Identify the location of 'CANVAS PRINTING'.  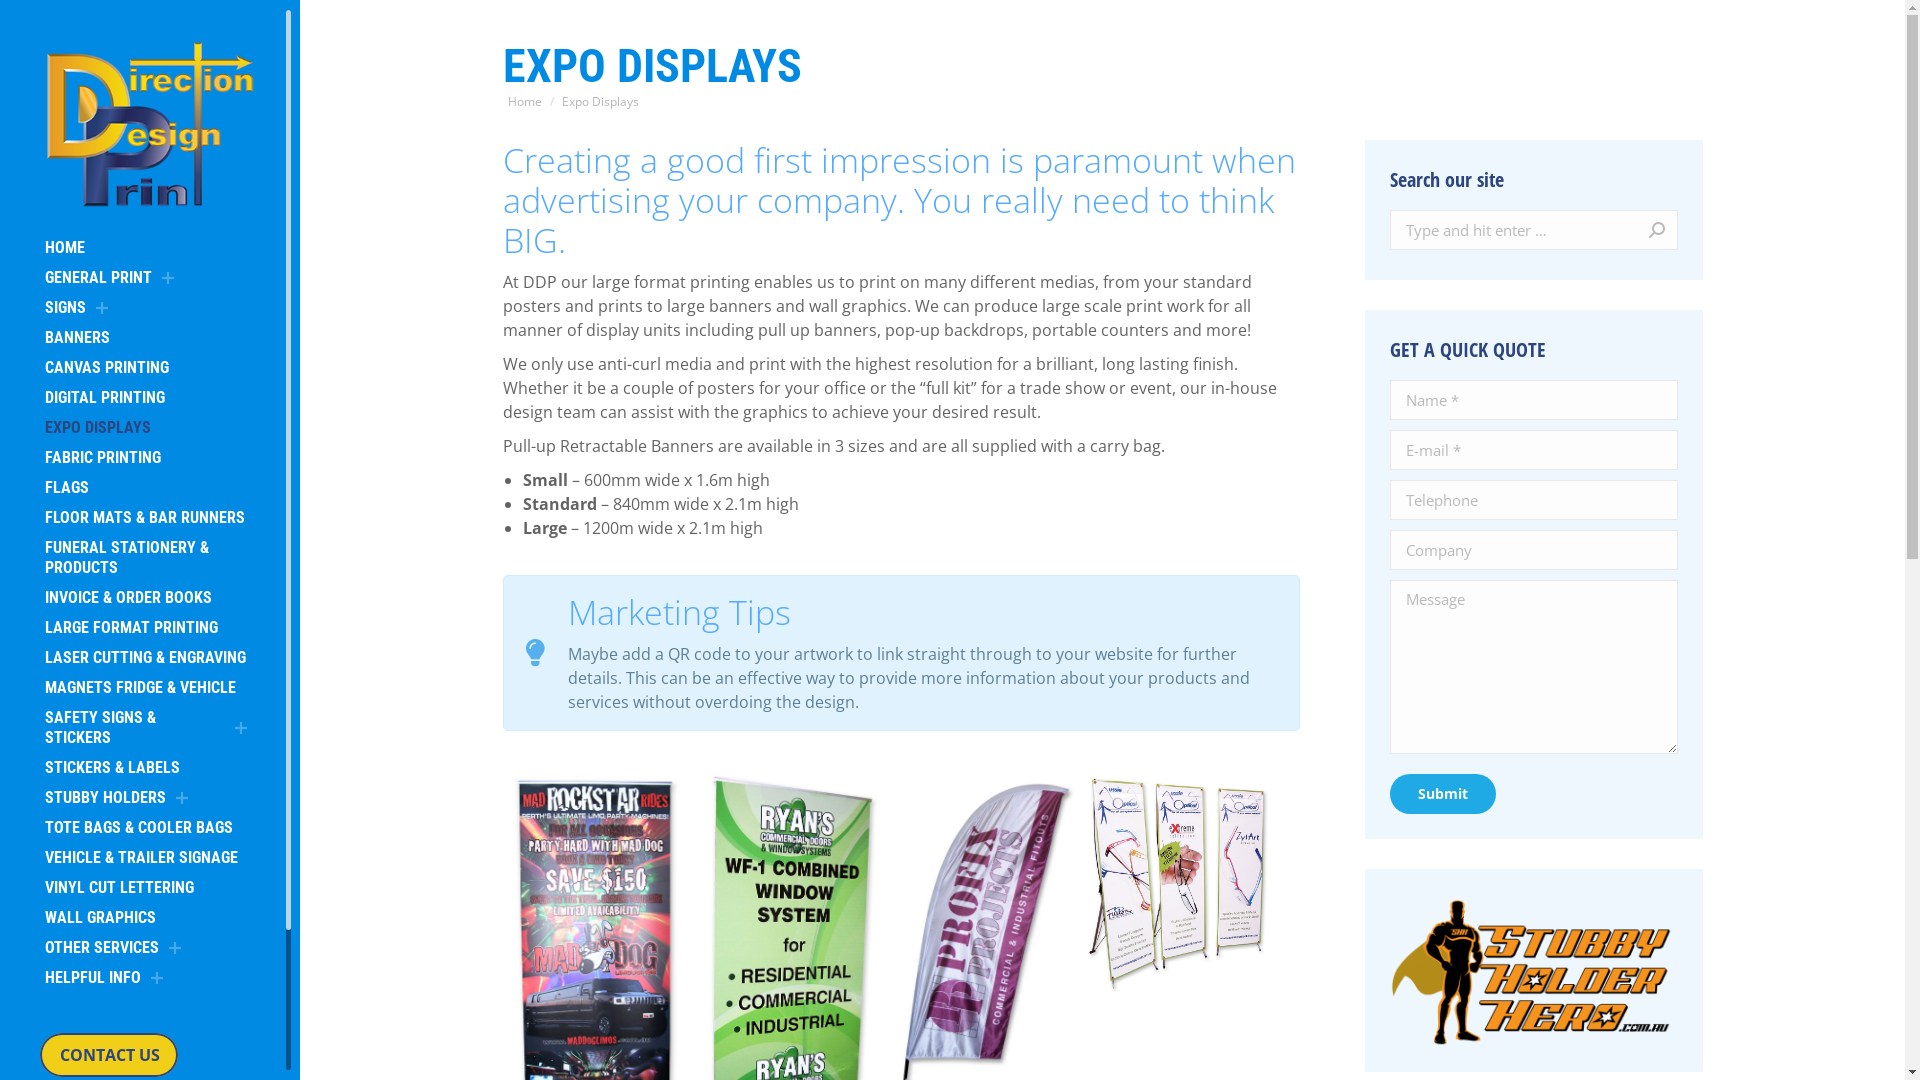
(105, 367).